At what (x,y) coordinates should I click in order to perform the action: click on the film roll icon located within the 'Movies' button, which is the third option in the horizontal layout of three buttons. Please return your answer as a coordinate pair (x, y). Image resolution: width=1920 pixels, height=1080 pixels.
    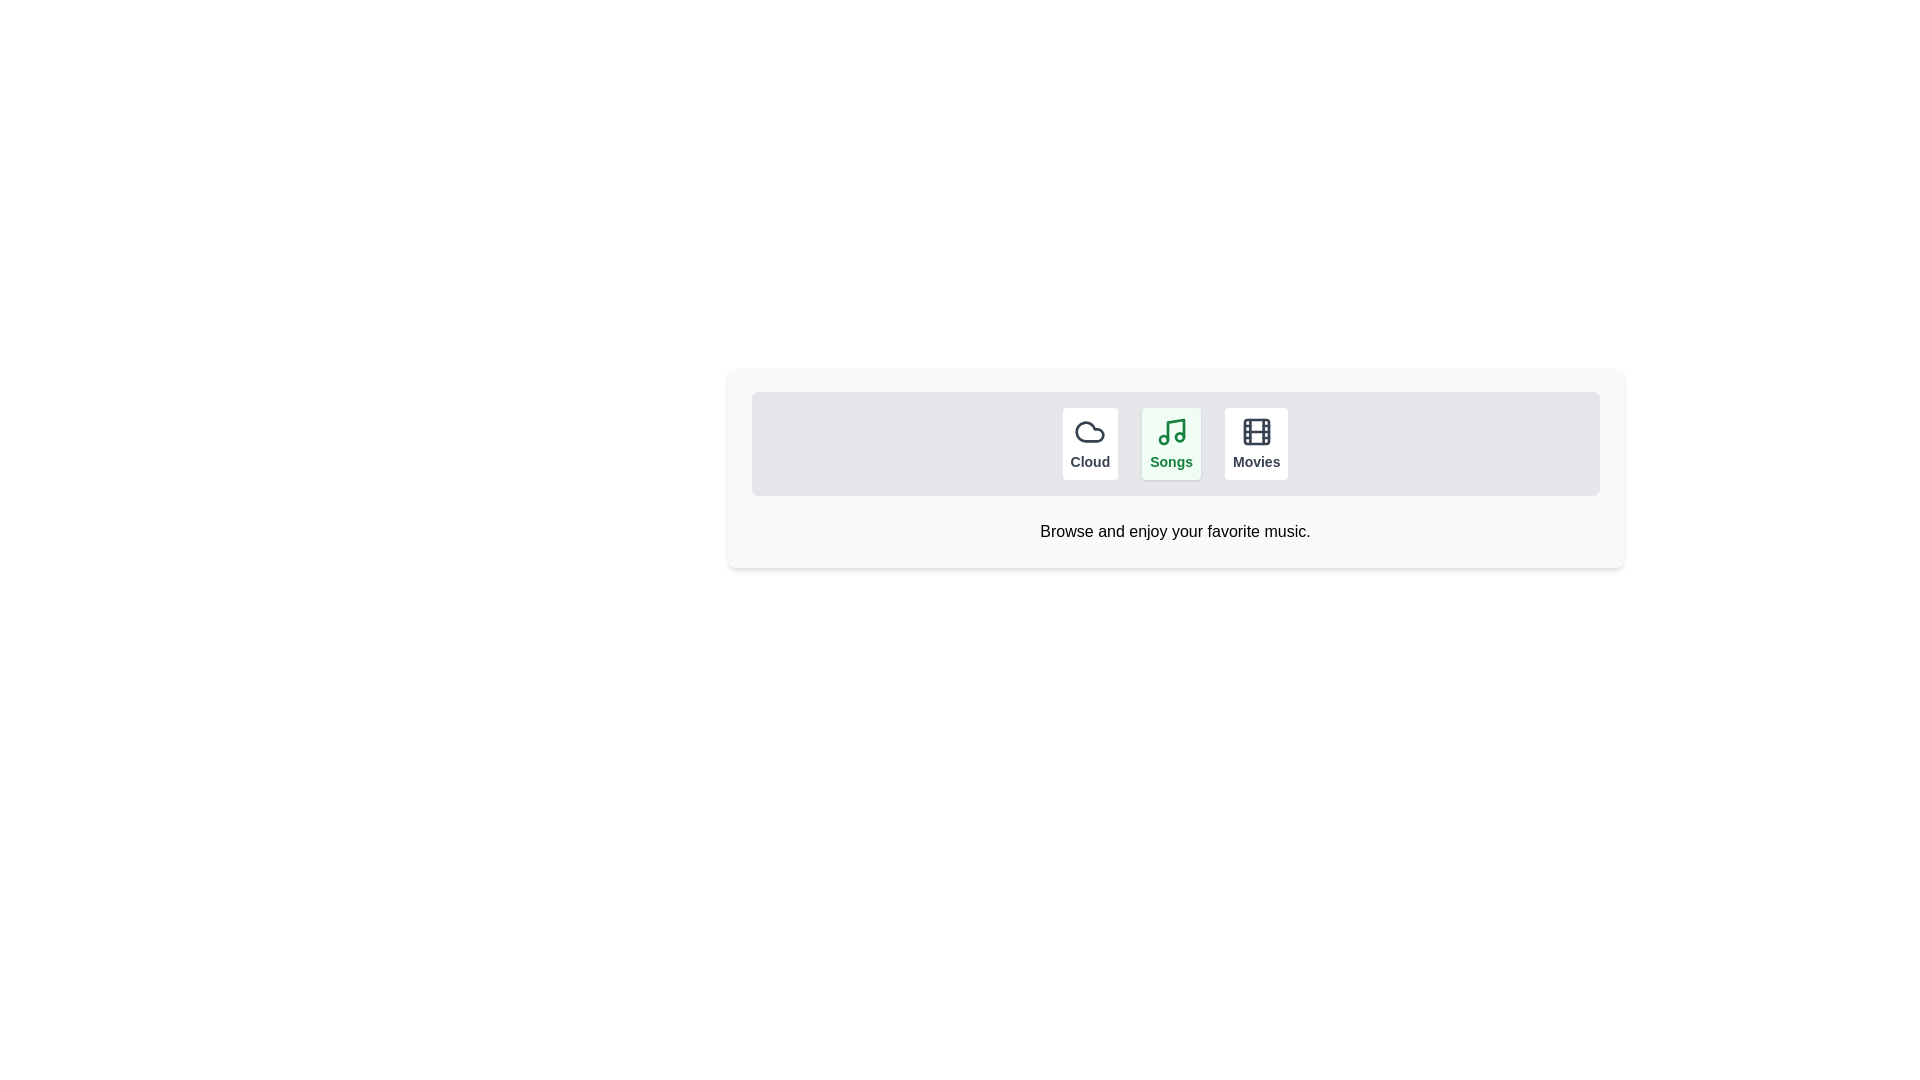
    Looking at the image, I should click on (1255, 431).